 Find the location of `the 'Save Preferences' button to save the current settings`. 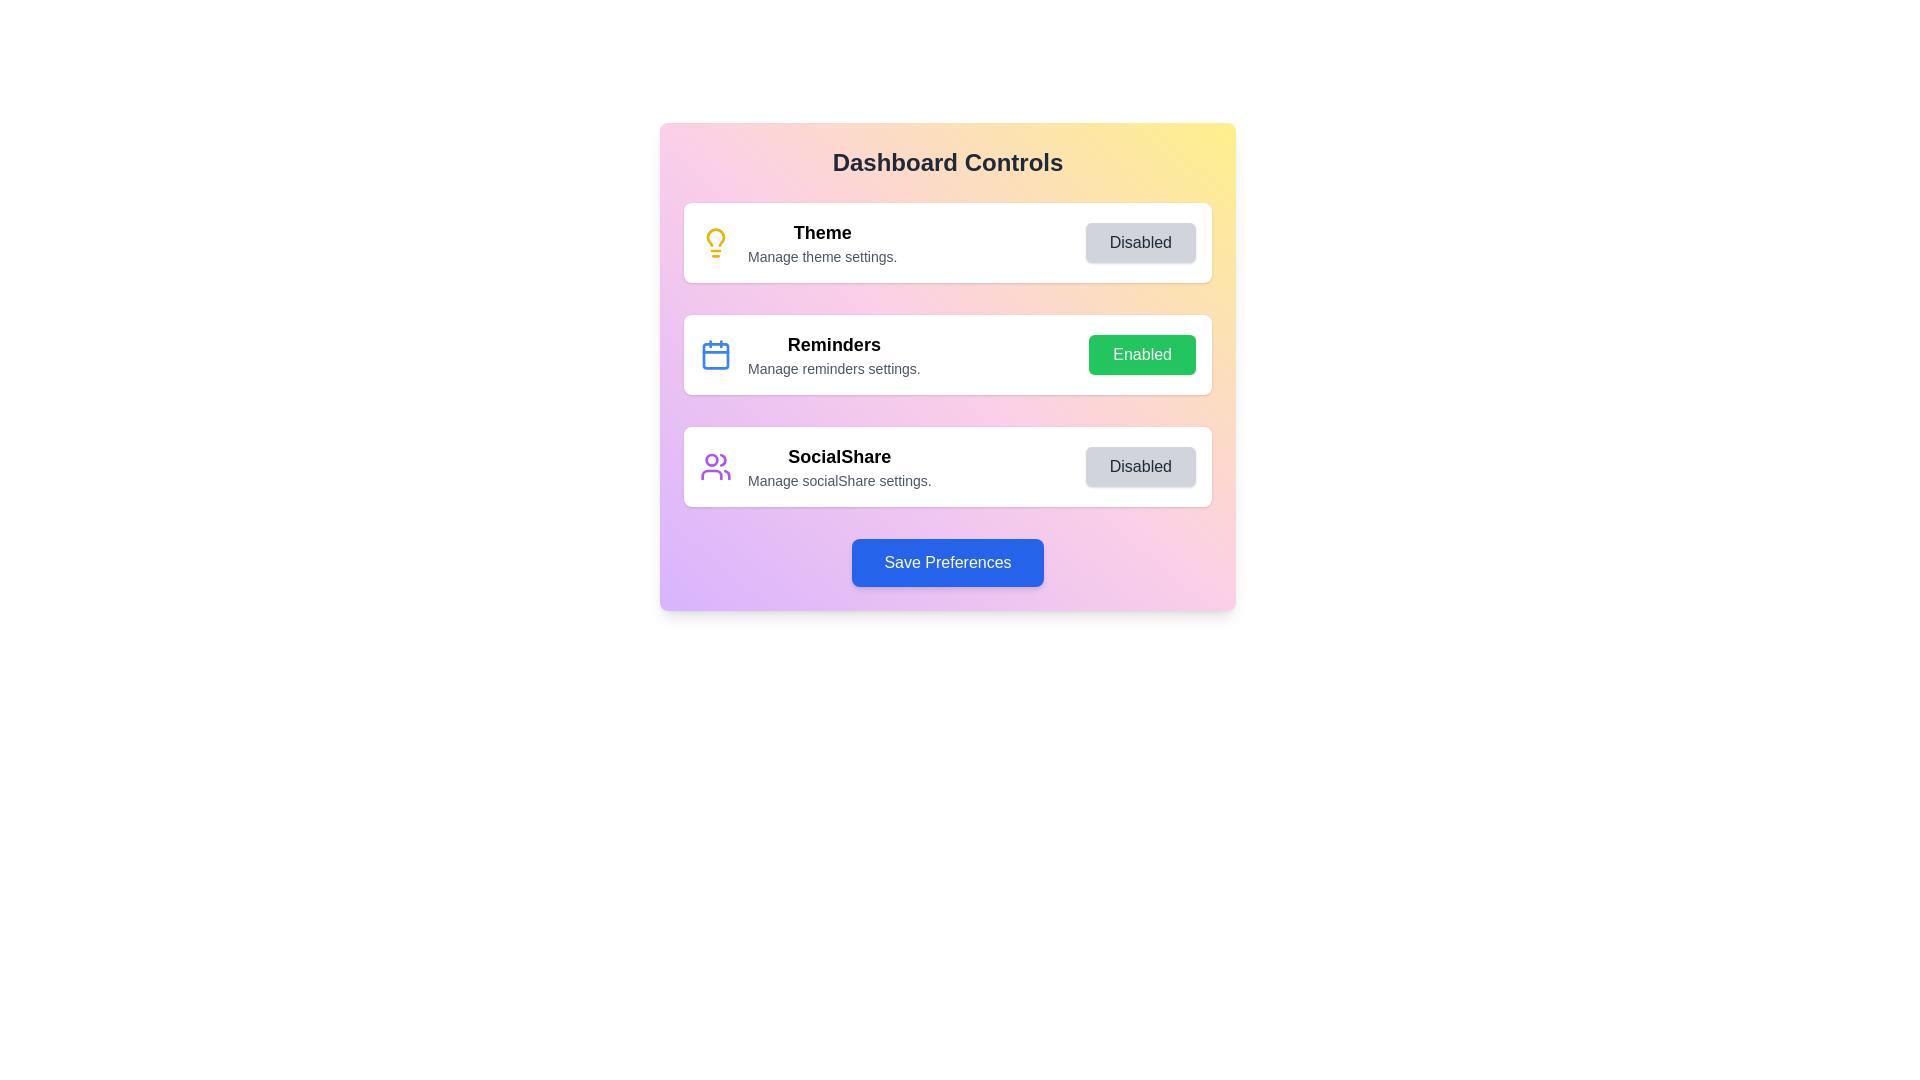

the 'Save Preferences' button to save the current settings is located at coordinates (947, 563).